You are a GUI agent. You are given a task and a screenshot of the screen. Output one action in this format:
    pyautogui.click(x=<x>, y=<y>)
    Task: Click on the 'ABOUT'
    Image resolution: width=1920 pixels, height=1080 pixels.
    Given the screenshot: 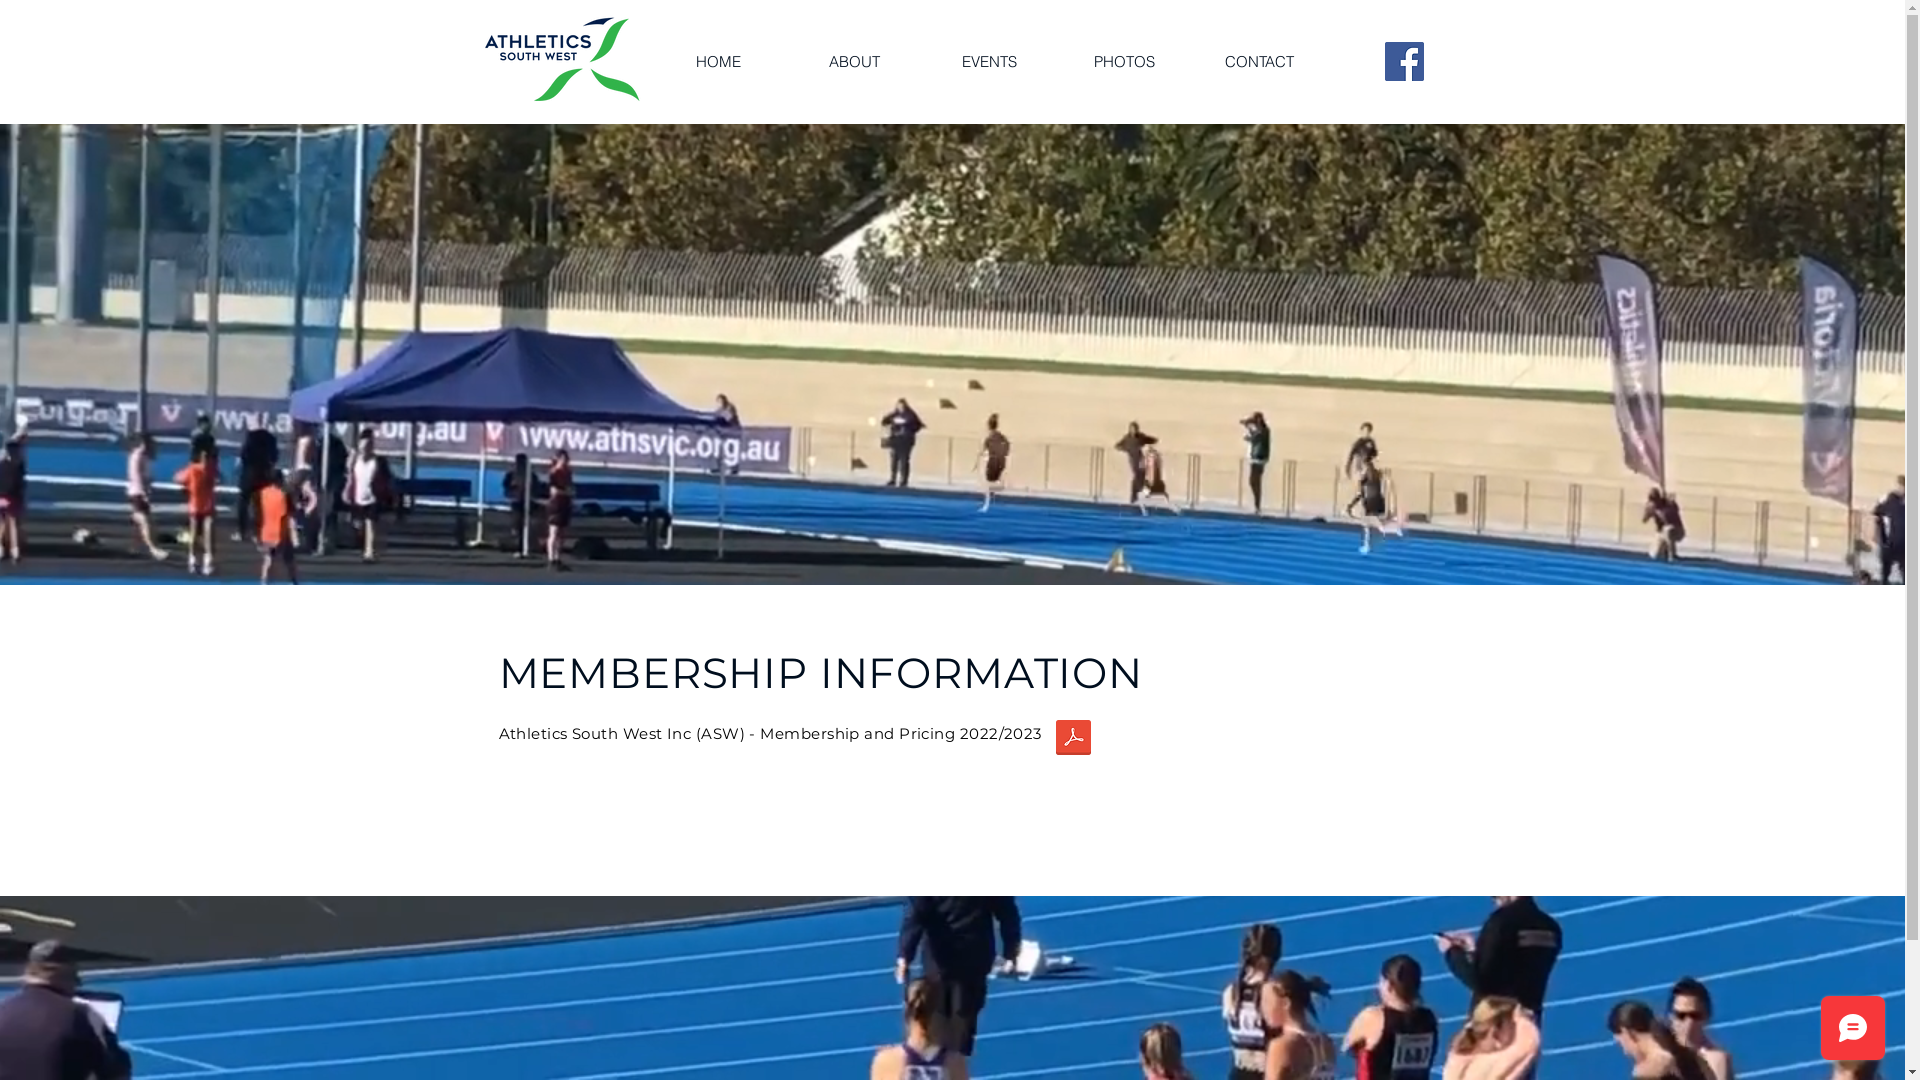 What is the action you would take?
    pyautogui.click(x=853, y=60)
    